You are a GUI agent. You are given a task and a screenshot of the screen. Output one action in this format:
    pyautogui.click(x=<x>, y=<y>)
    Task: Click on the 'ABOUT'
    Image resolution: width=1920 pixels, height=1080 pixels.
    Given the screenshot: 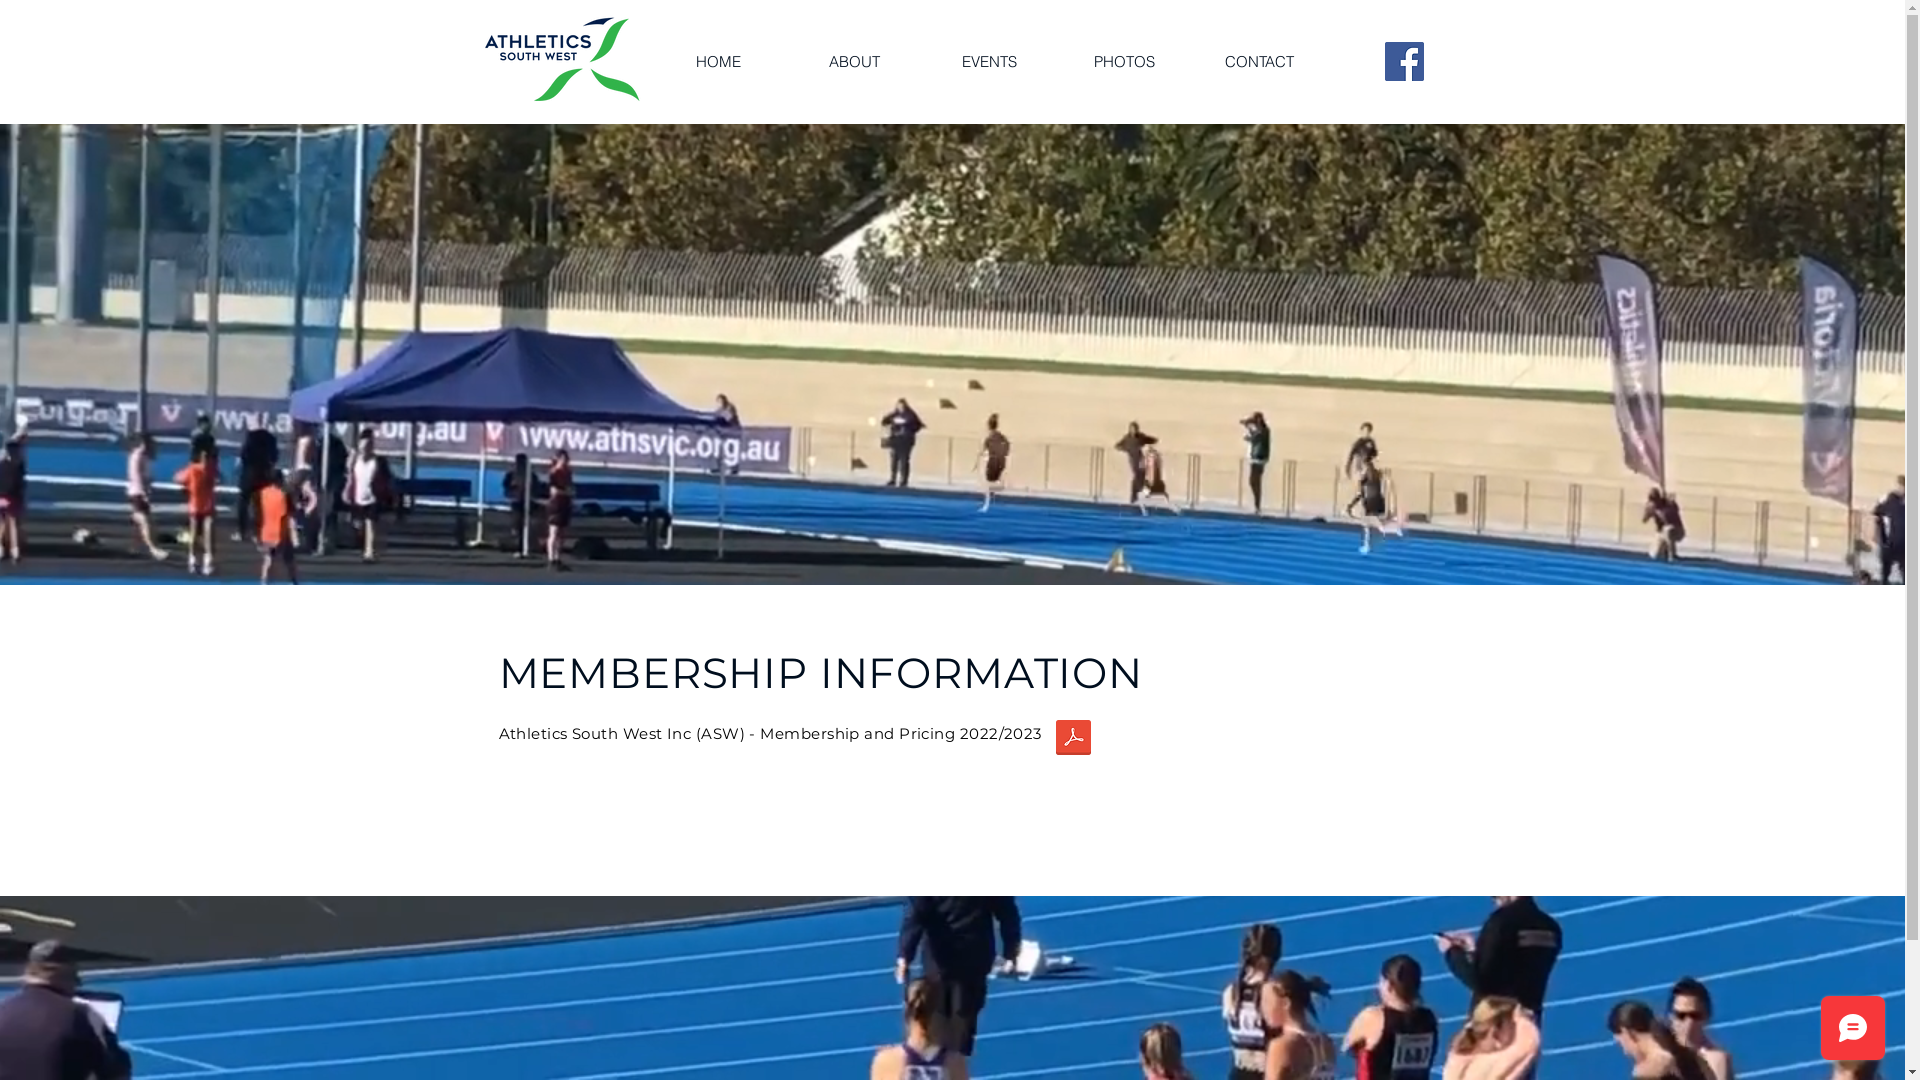 What is the action you would take?
    pyautogui.click(x=853, y=60)
    